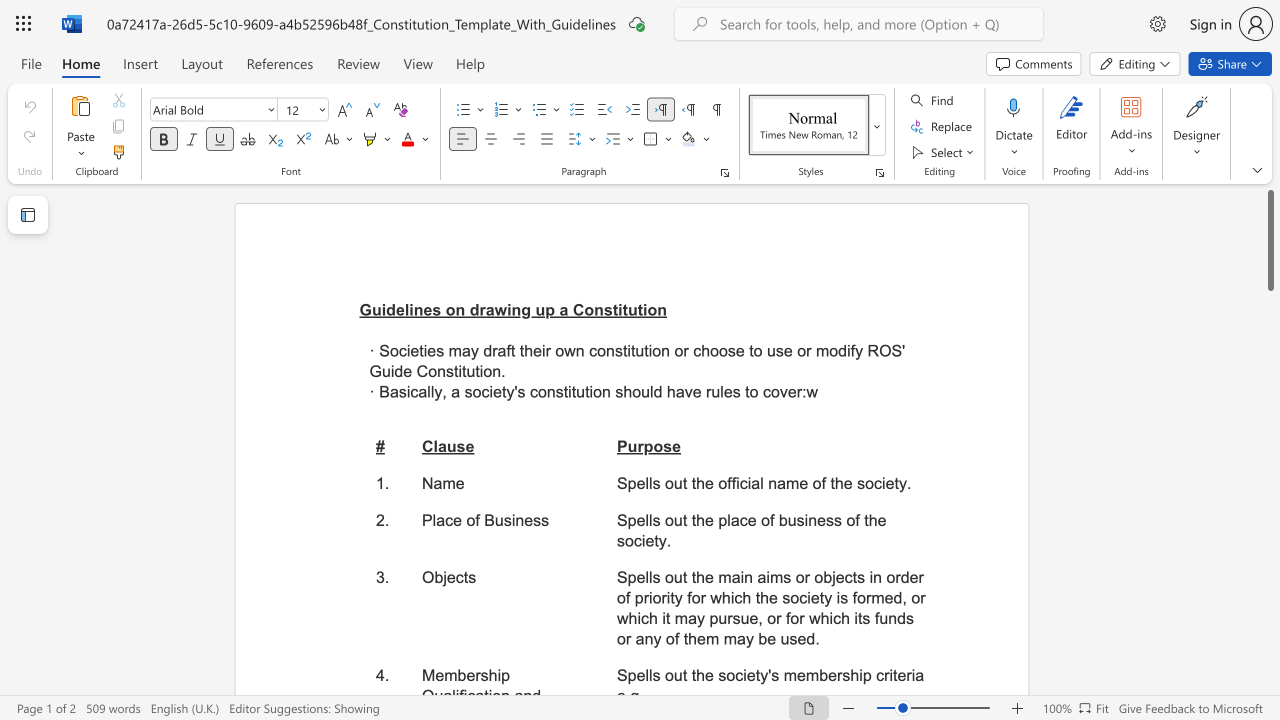  I want to click on the scrollbar on the right, so click(1269, 580).